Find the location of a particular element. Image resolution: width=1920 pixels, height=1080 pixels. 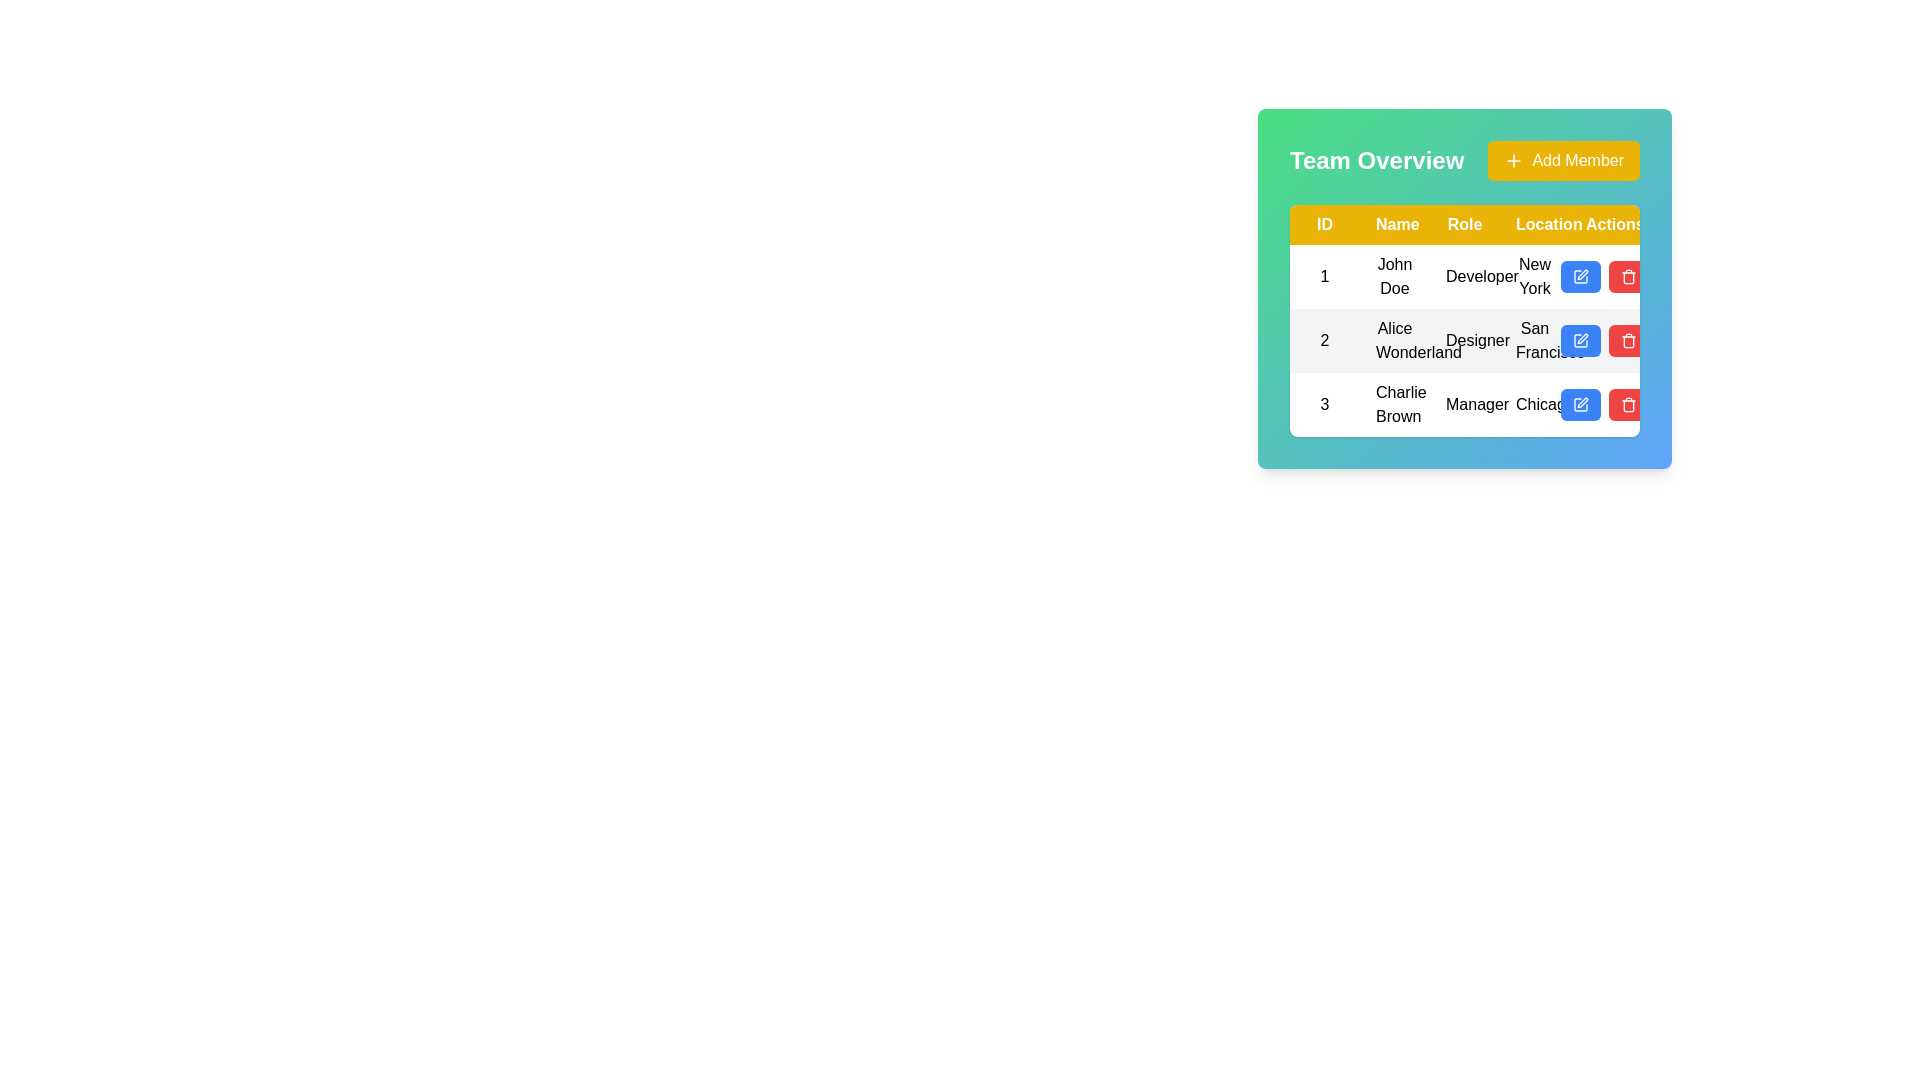

the role of the individual named 'Alice Wonderland' in the second row of the team members table is located at coordinates (1464, 339).